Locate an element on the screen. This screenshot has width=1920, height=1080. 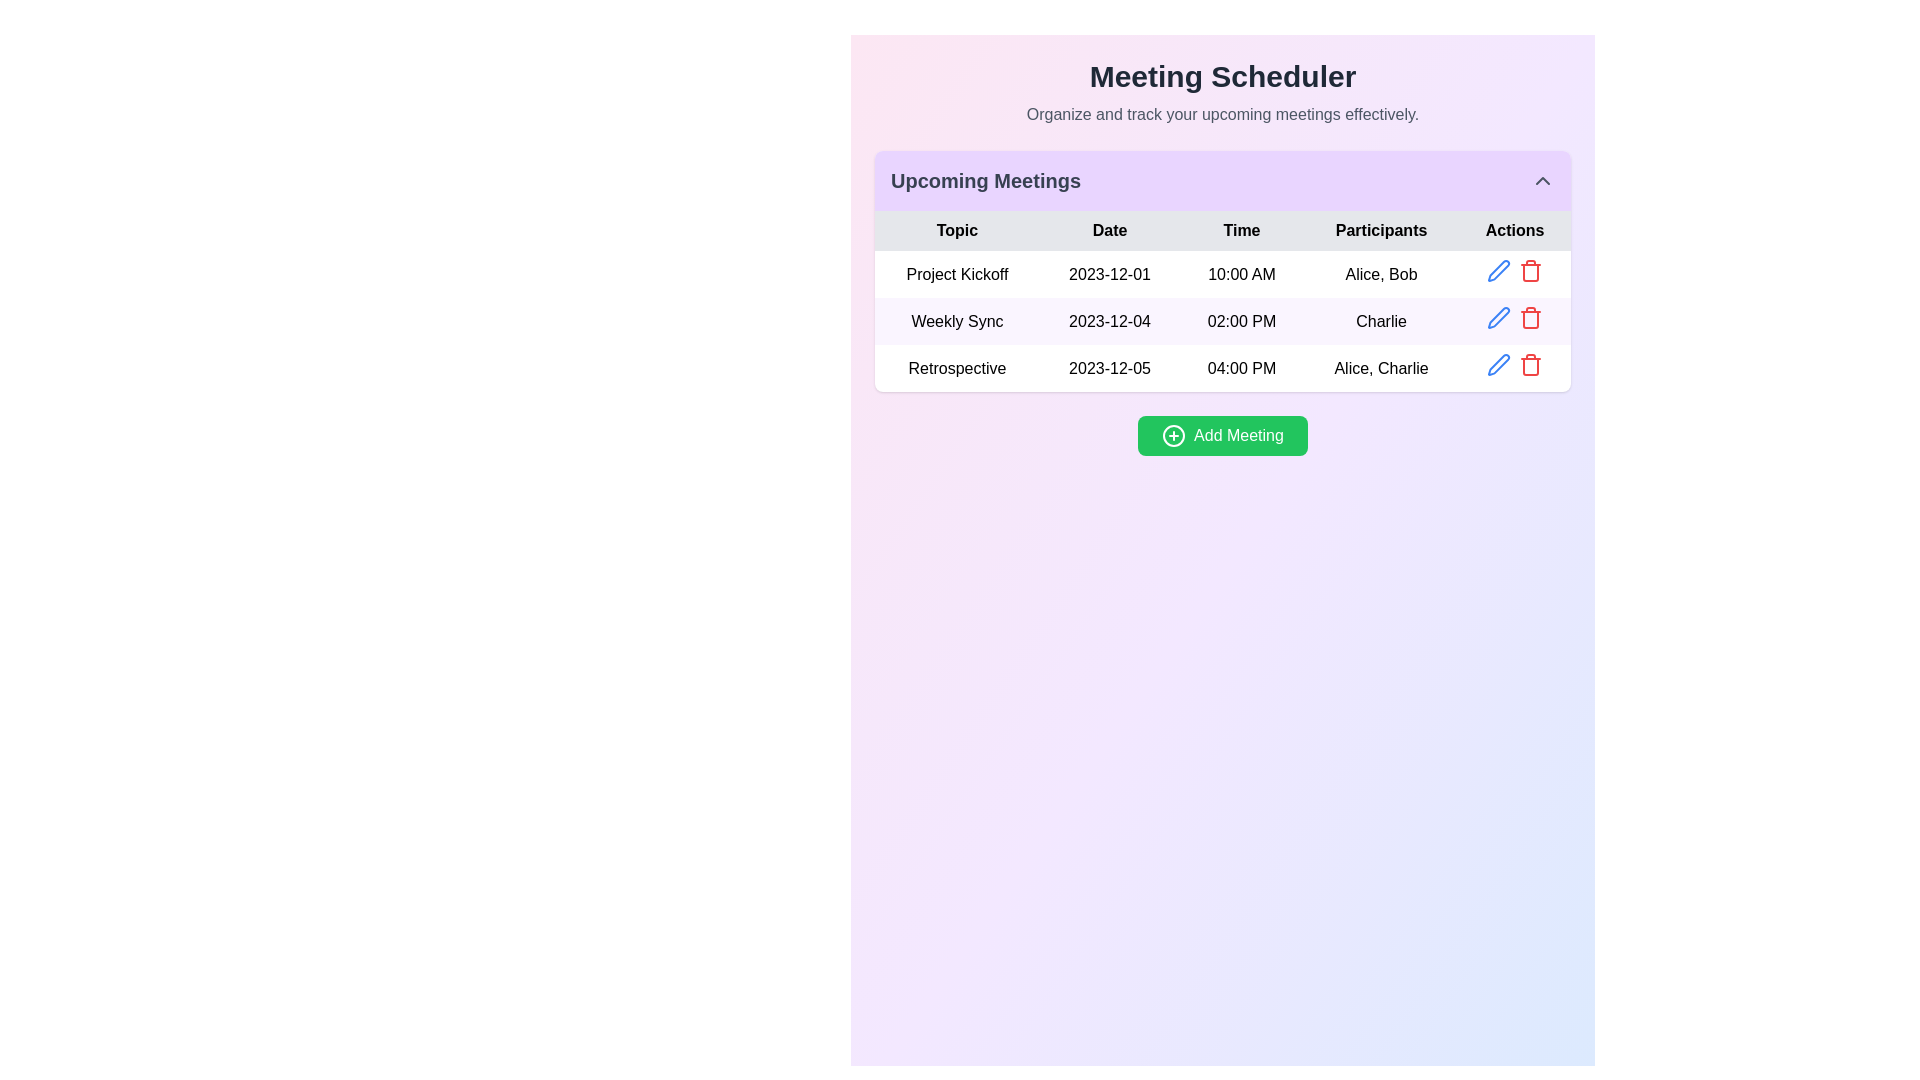
the first Meeting Entry Row titled 'Project Kickoff' in the 'Upcoming Meetings' table is located at coordinates (1222, 273).